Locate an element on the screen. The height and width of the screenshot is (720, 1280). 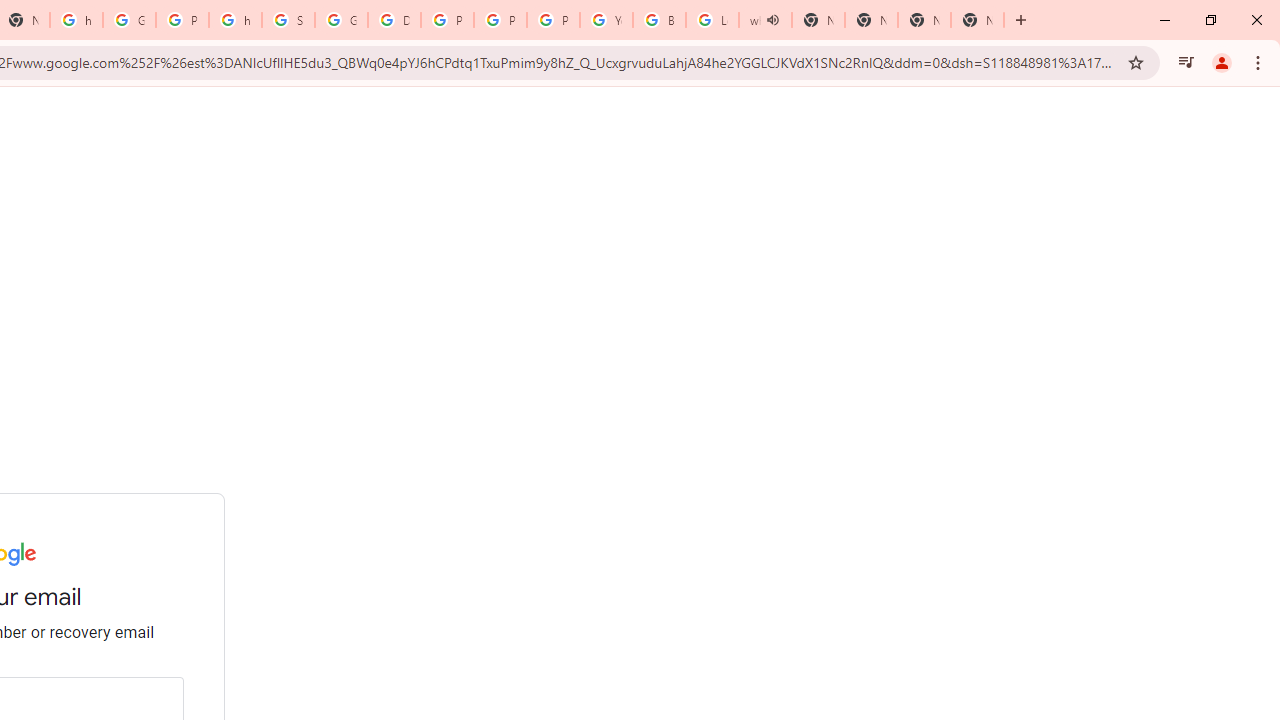
'New Tab' is located at coordinates (923, 20).